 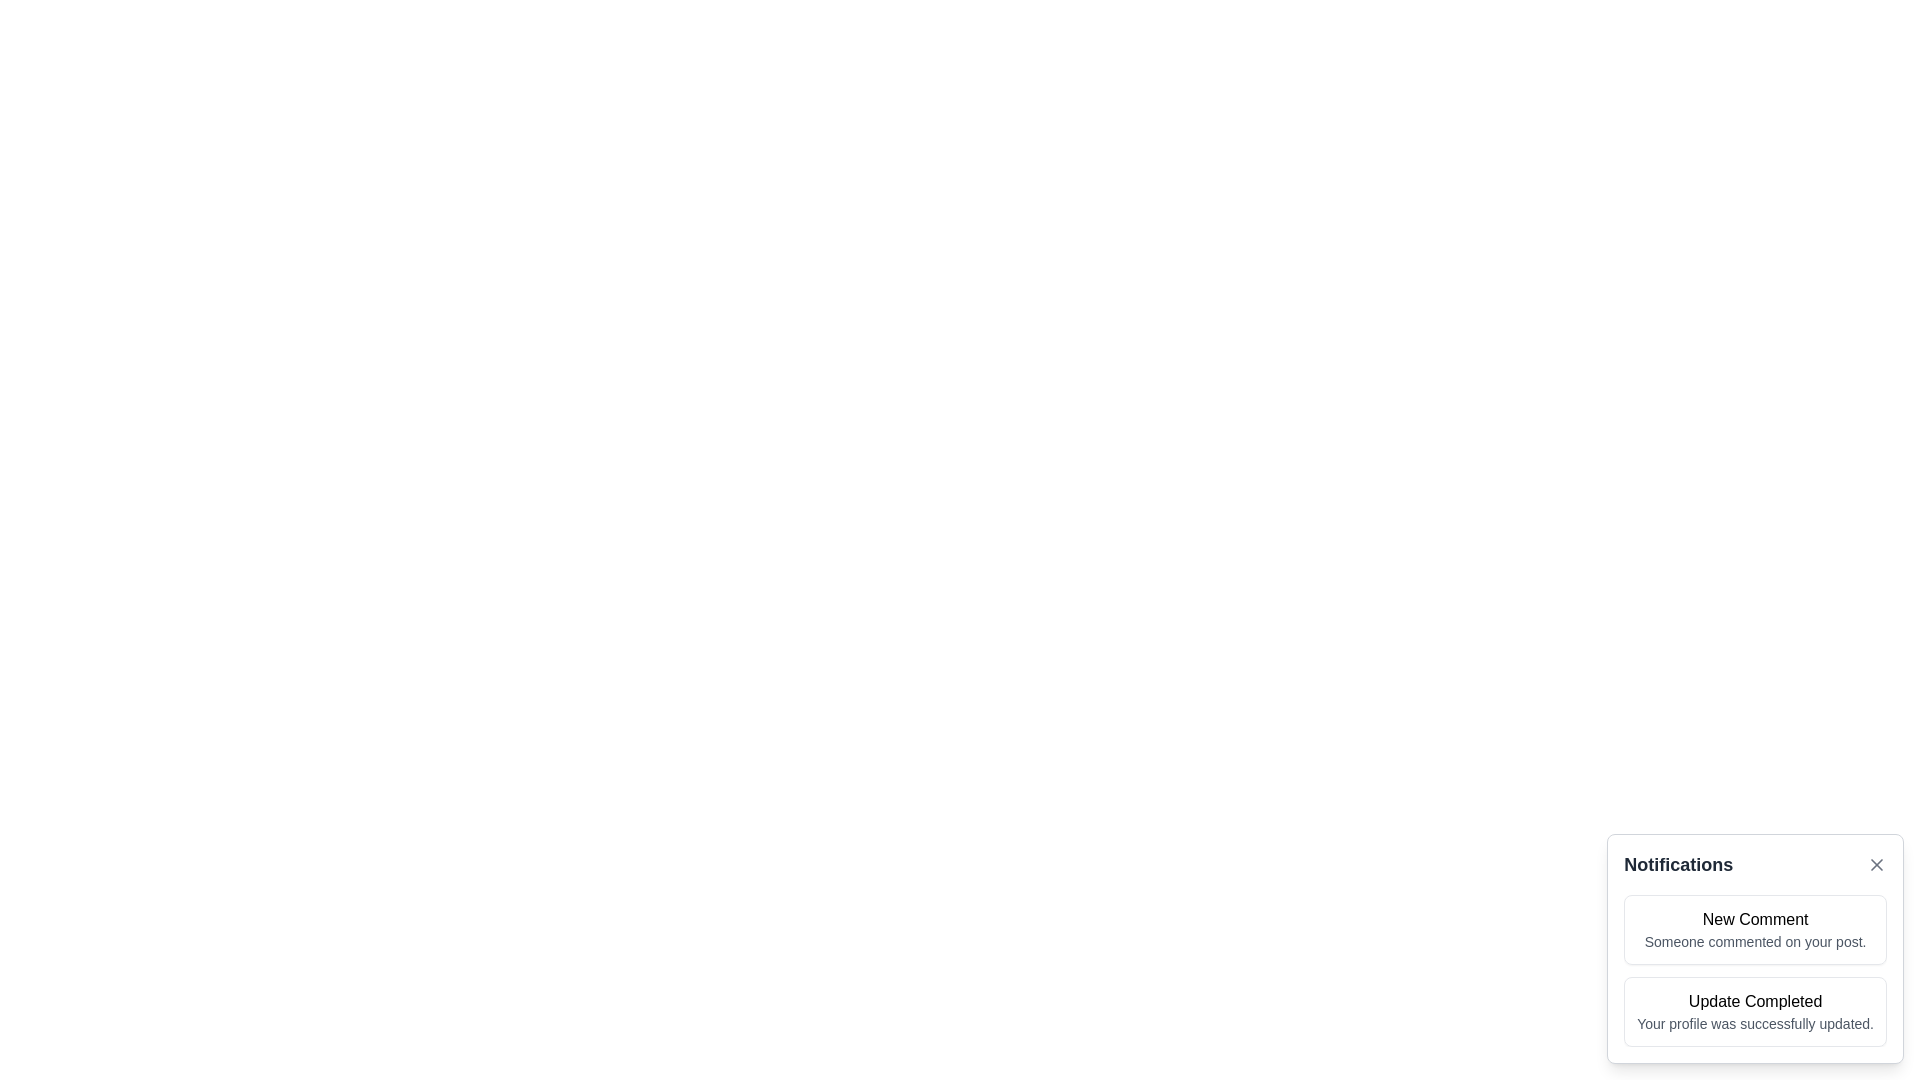 I want to click on notification titled 'New Comment' with the message 'Someone commented on your post' and the notification titled 'Update Completed' with the message 'Your profile was successfully updated' from the notification card located at the bottom-right corner of the interface, so click(x=1754, y=947).